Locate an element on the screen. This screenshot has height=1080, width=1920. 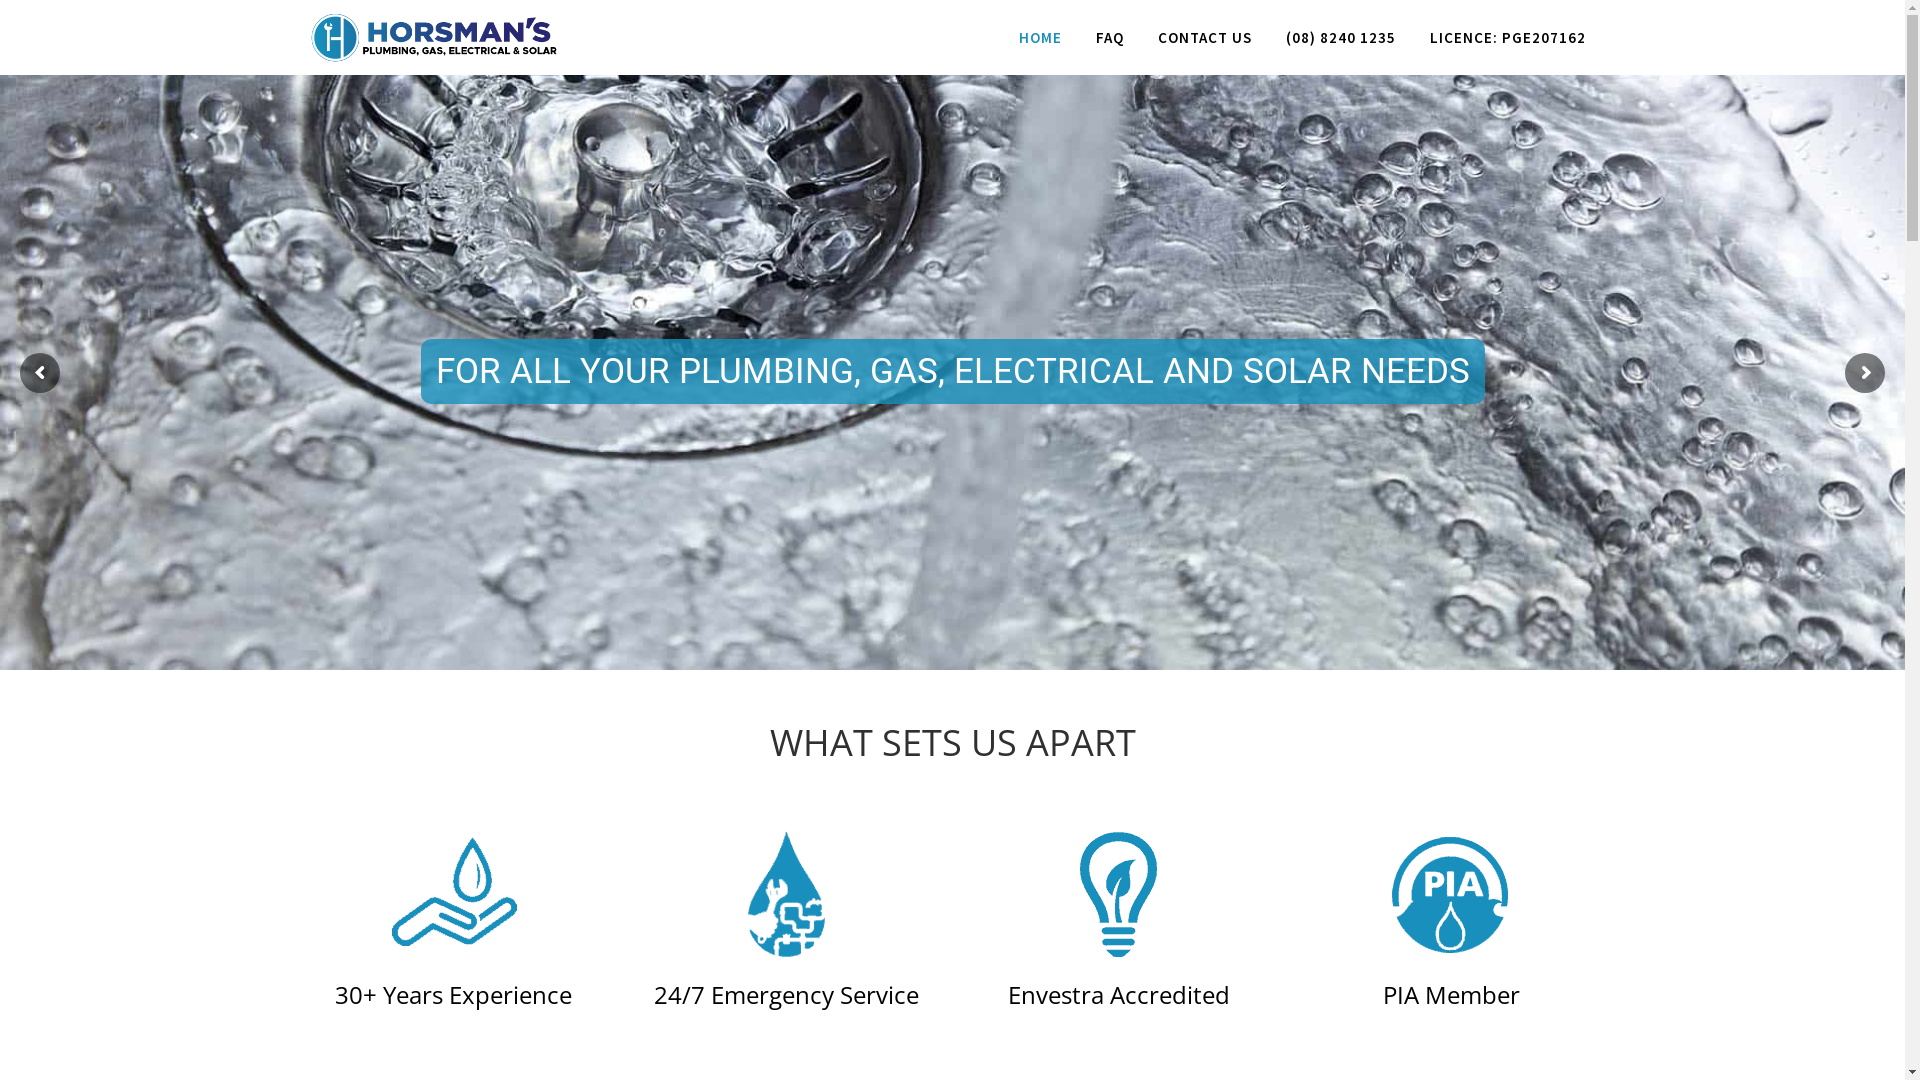
'FAQ' is located at coordinates (1107, 37).